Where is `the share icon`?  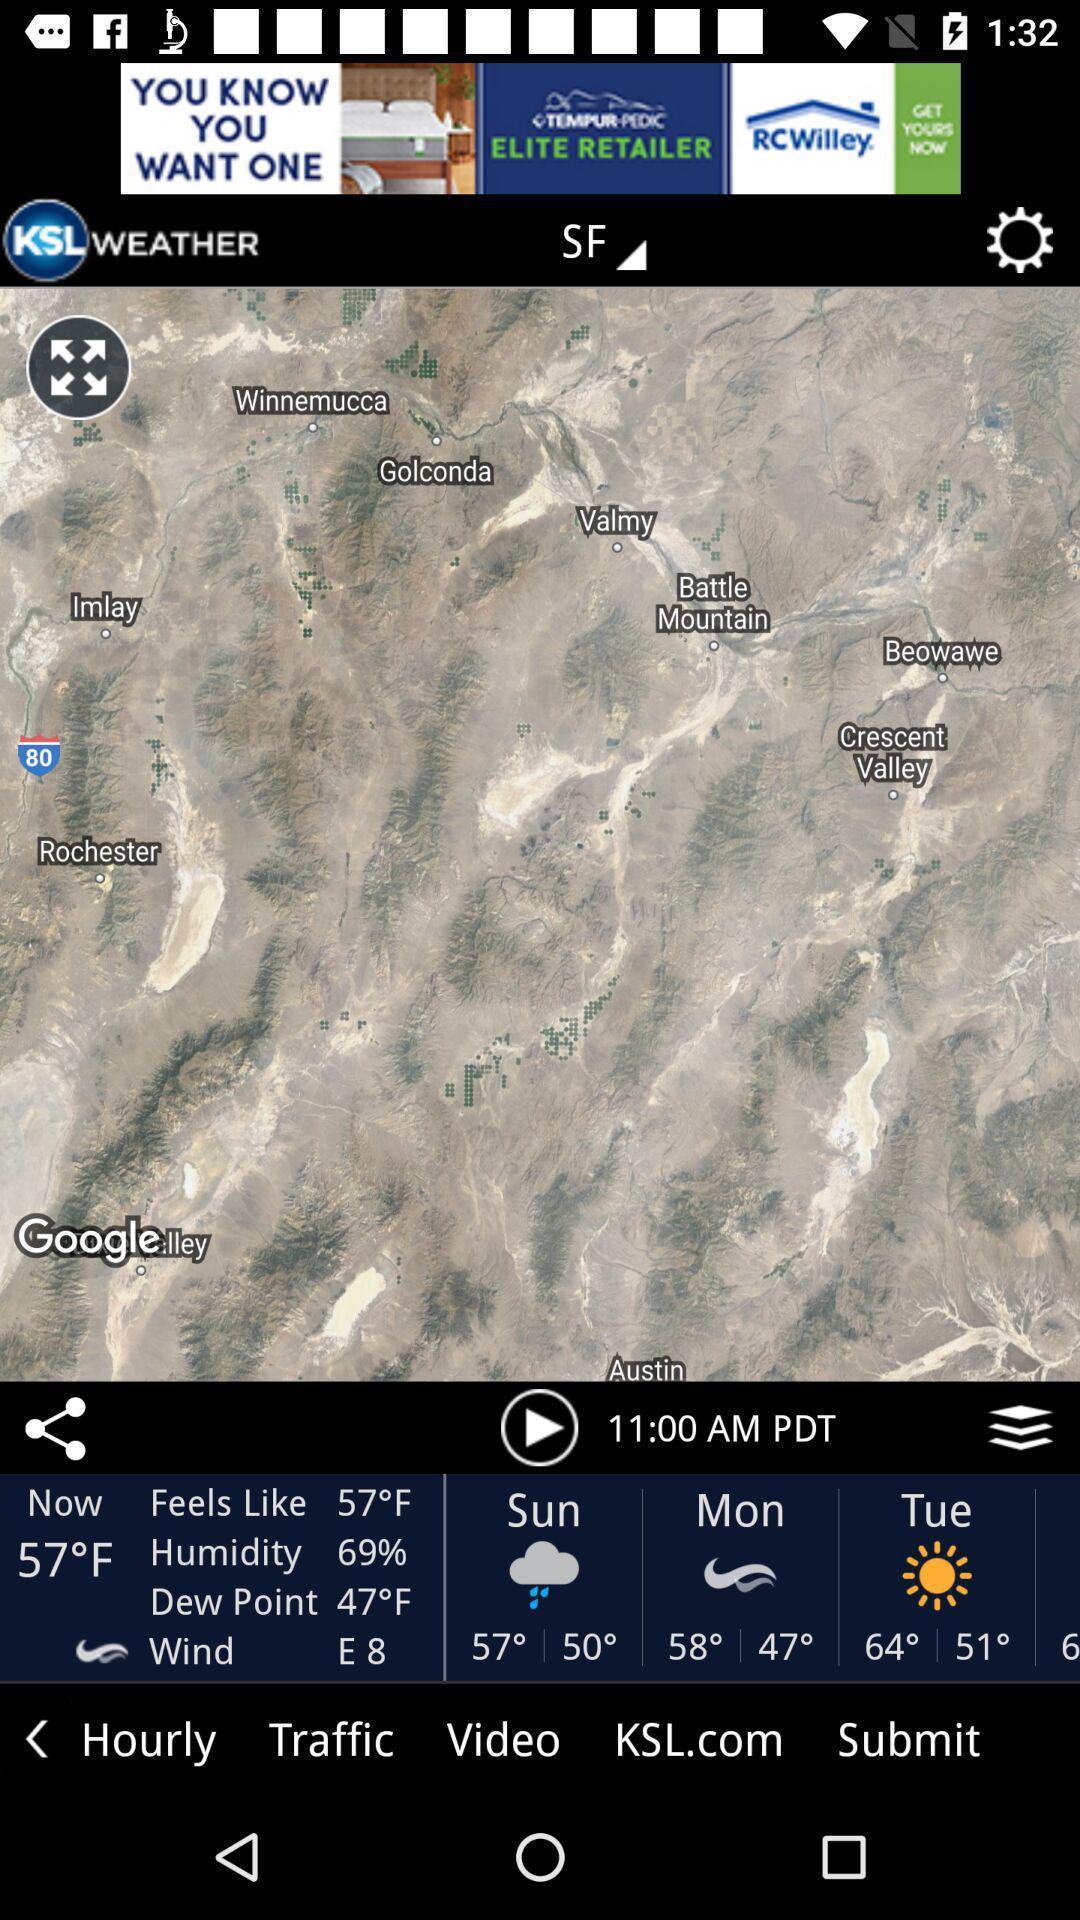
the share icon is located at coordinates (58, 1426).